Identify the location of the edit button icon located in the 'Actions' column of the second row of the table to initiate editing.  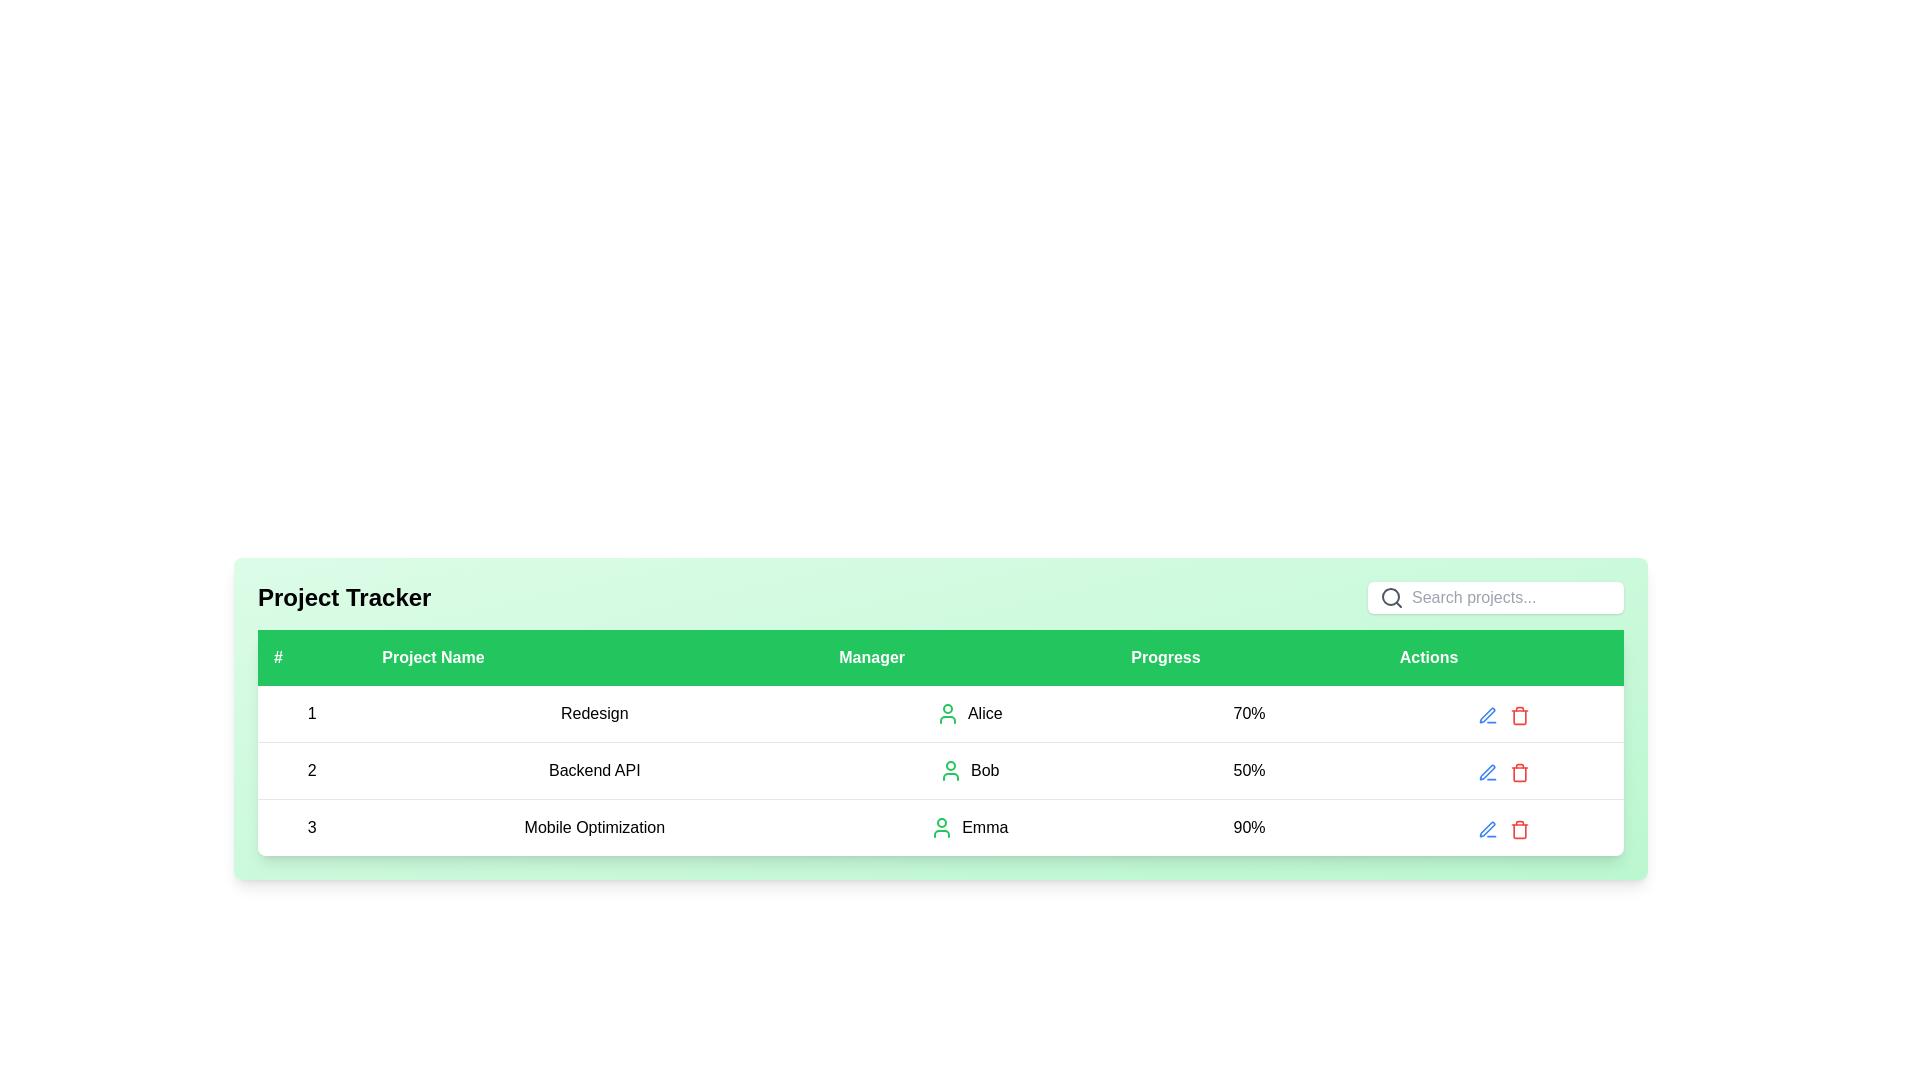
(1487, 771).